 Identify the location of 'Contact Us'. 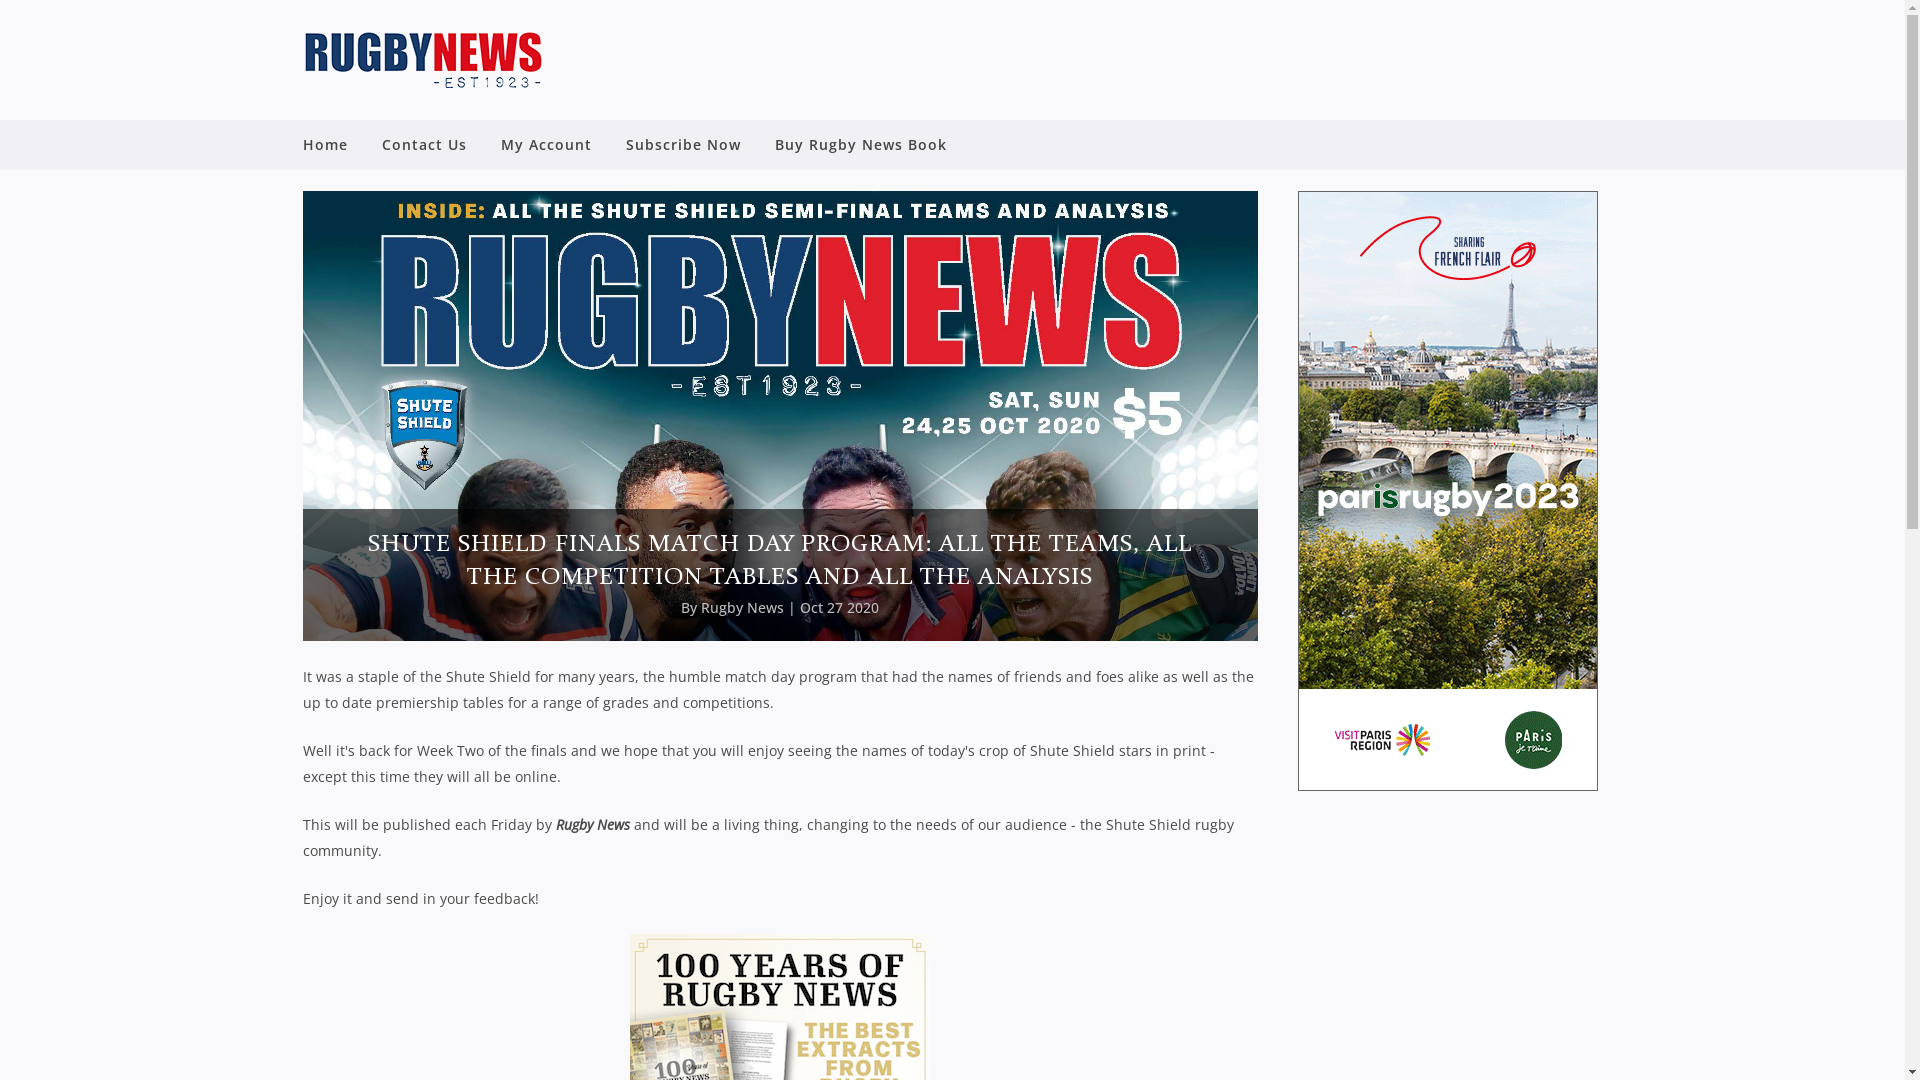
(422, 144).